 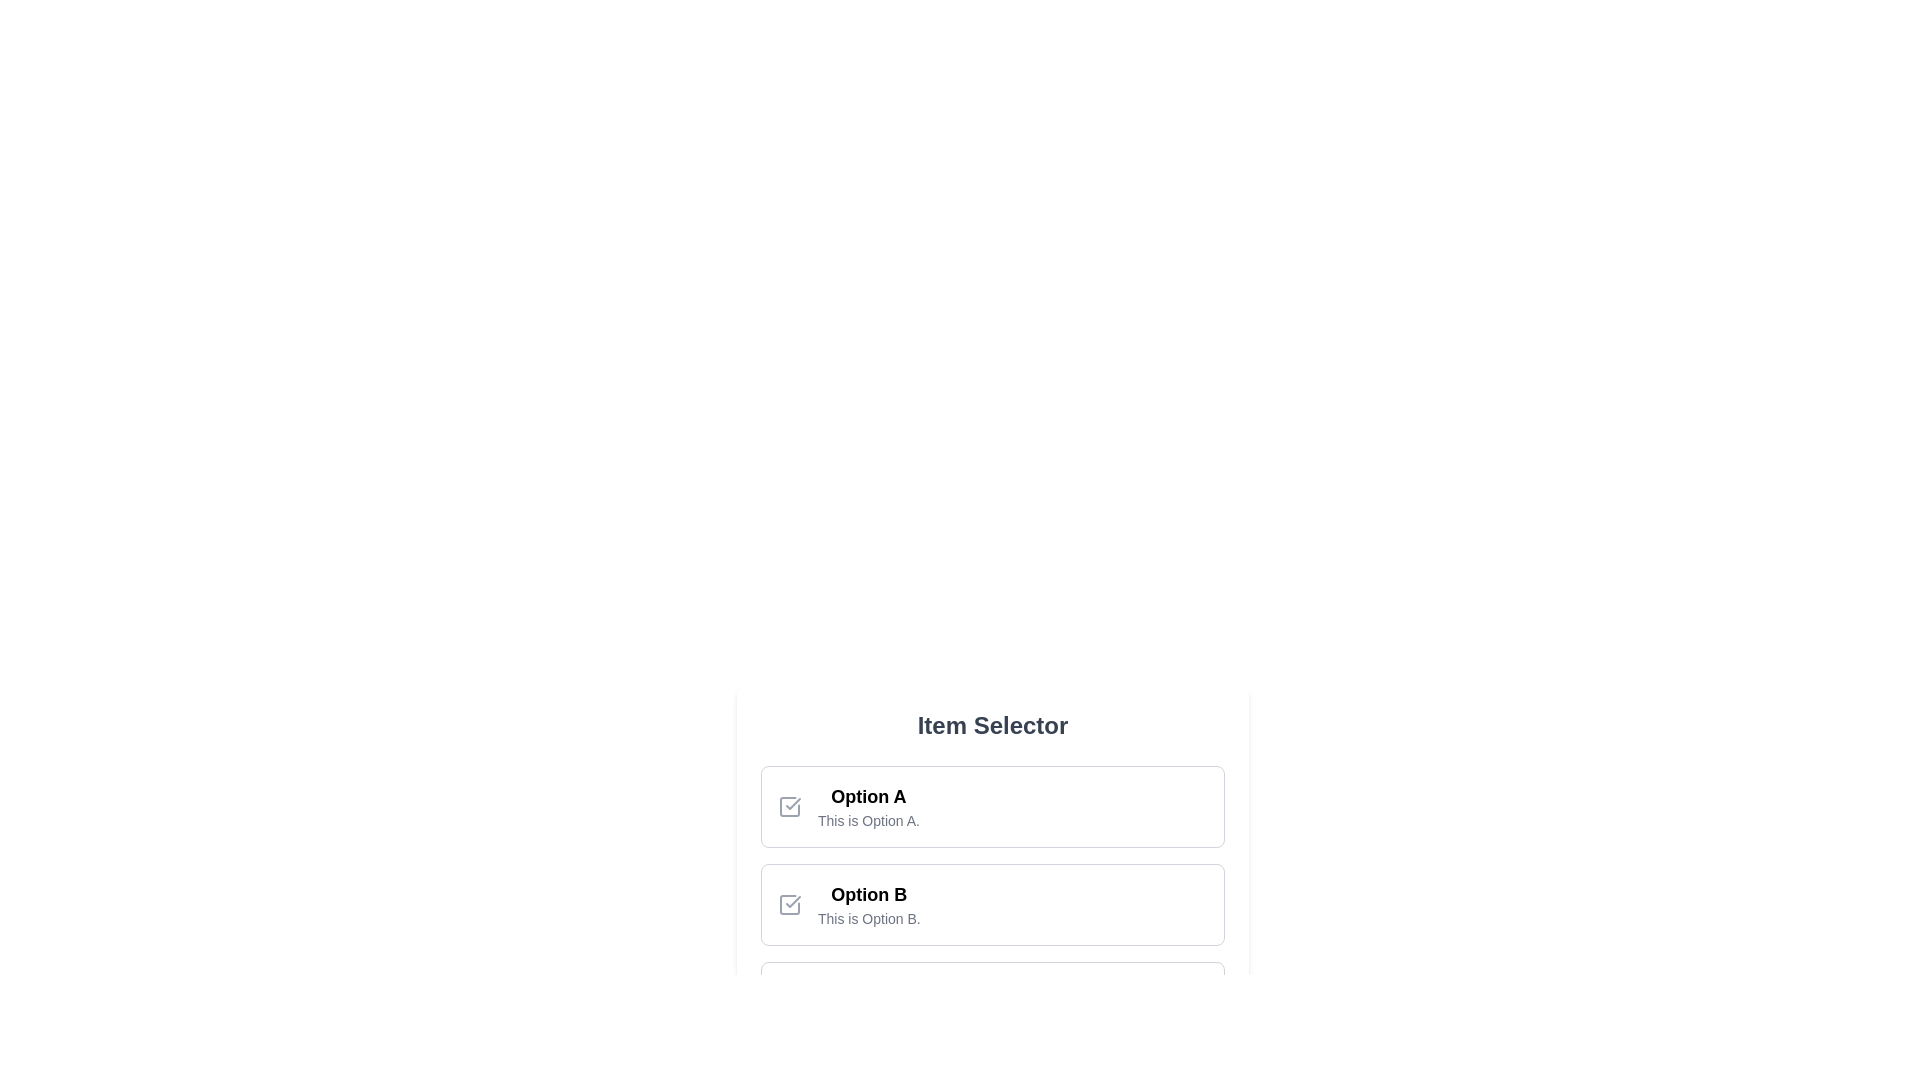 What do you see at coordinates (869, 918) in the screenshot?
I see `the text label displaying 'This is Option B.' styled in gray color, located beneath the header 'Option B'` at bounding box center [869, 918].